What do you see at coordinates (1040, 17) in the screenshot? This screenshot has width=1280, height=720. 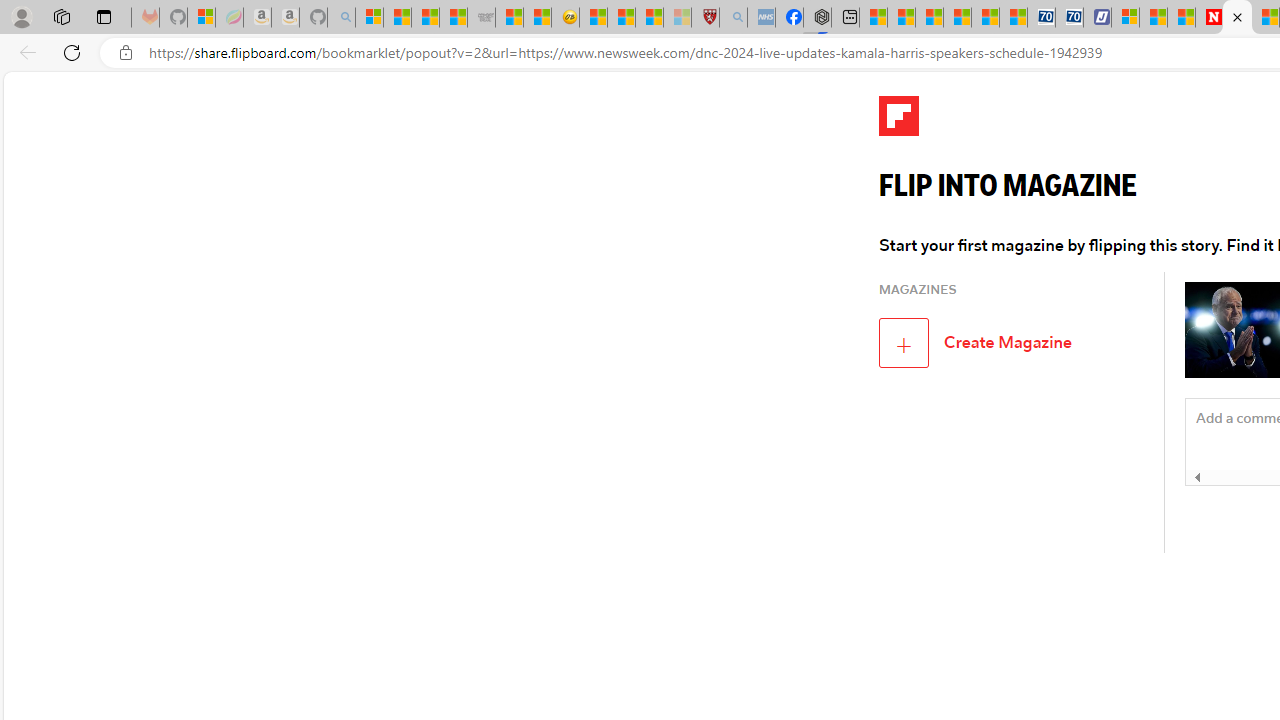 I see `'Cheap Car Rentals - Save70.com'` at bounding box center [1040, 17].